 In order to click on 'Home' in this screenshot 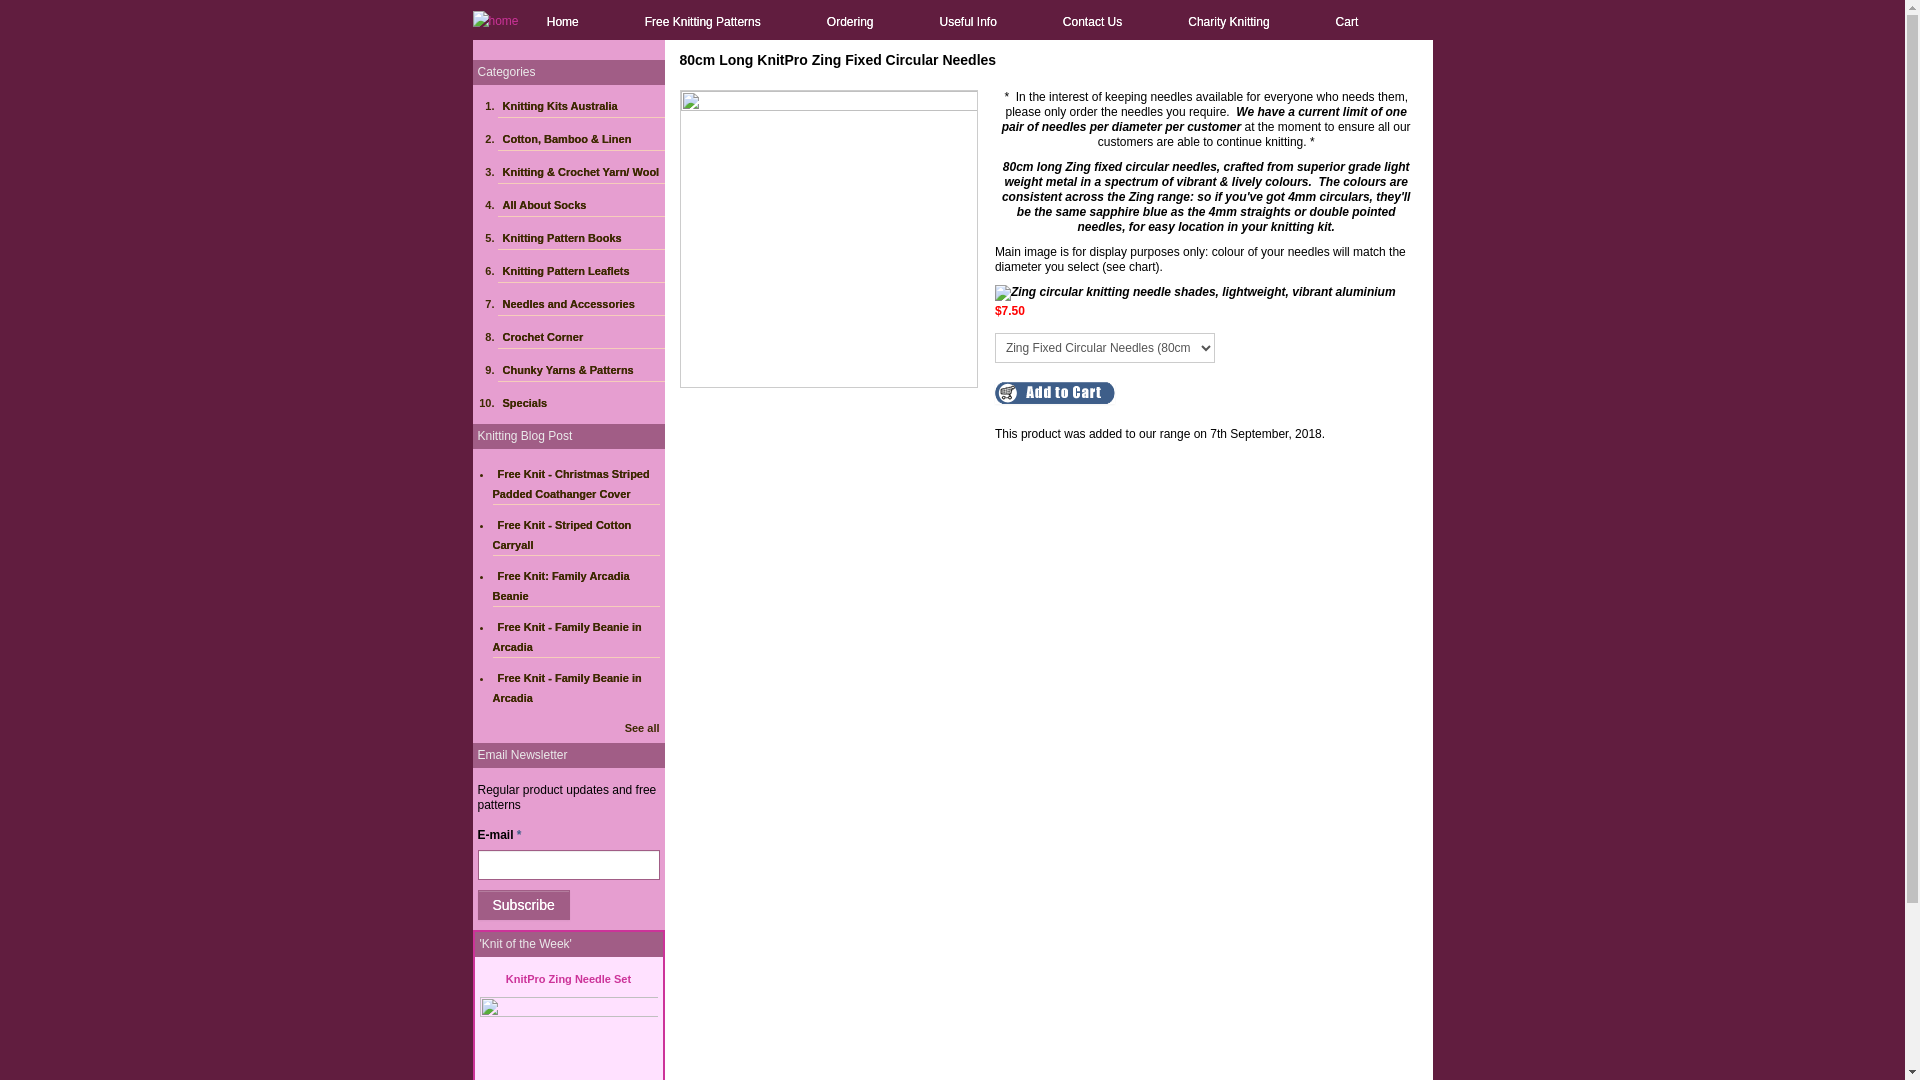, I will do `click(561, 22)`.